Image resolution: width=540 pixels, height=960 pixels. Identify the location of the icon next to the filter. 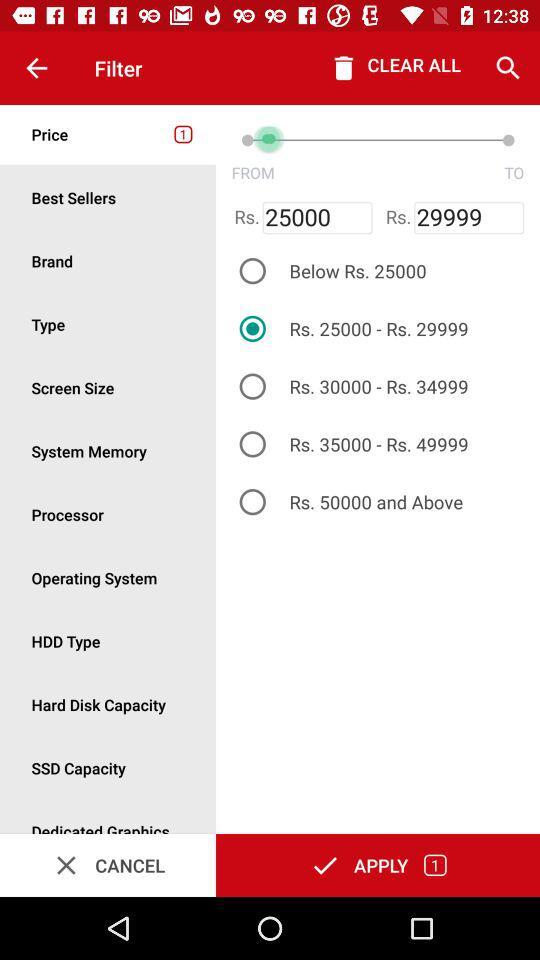
(36, 68).